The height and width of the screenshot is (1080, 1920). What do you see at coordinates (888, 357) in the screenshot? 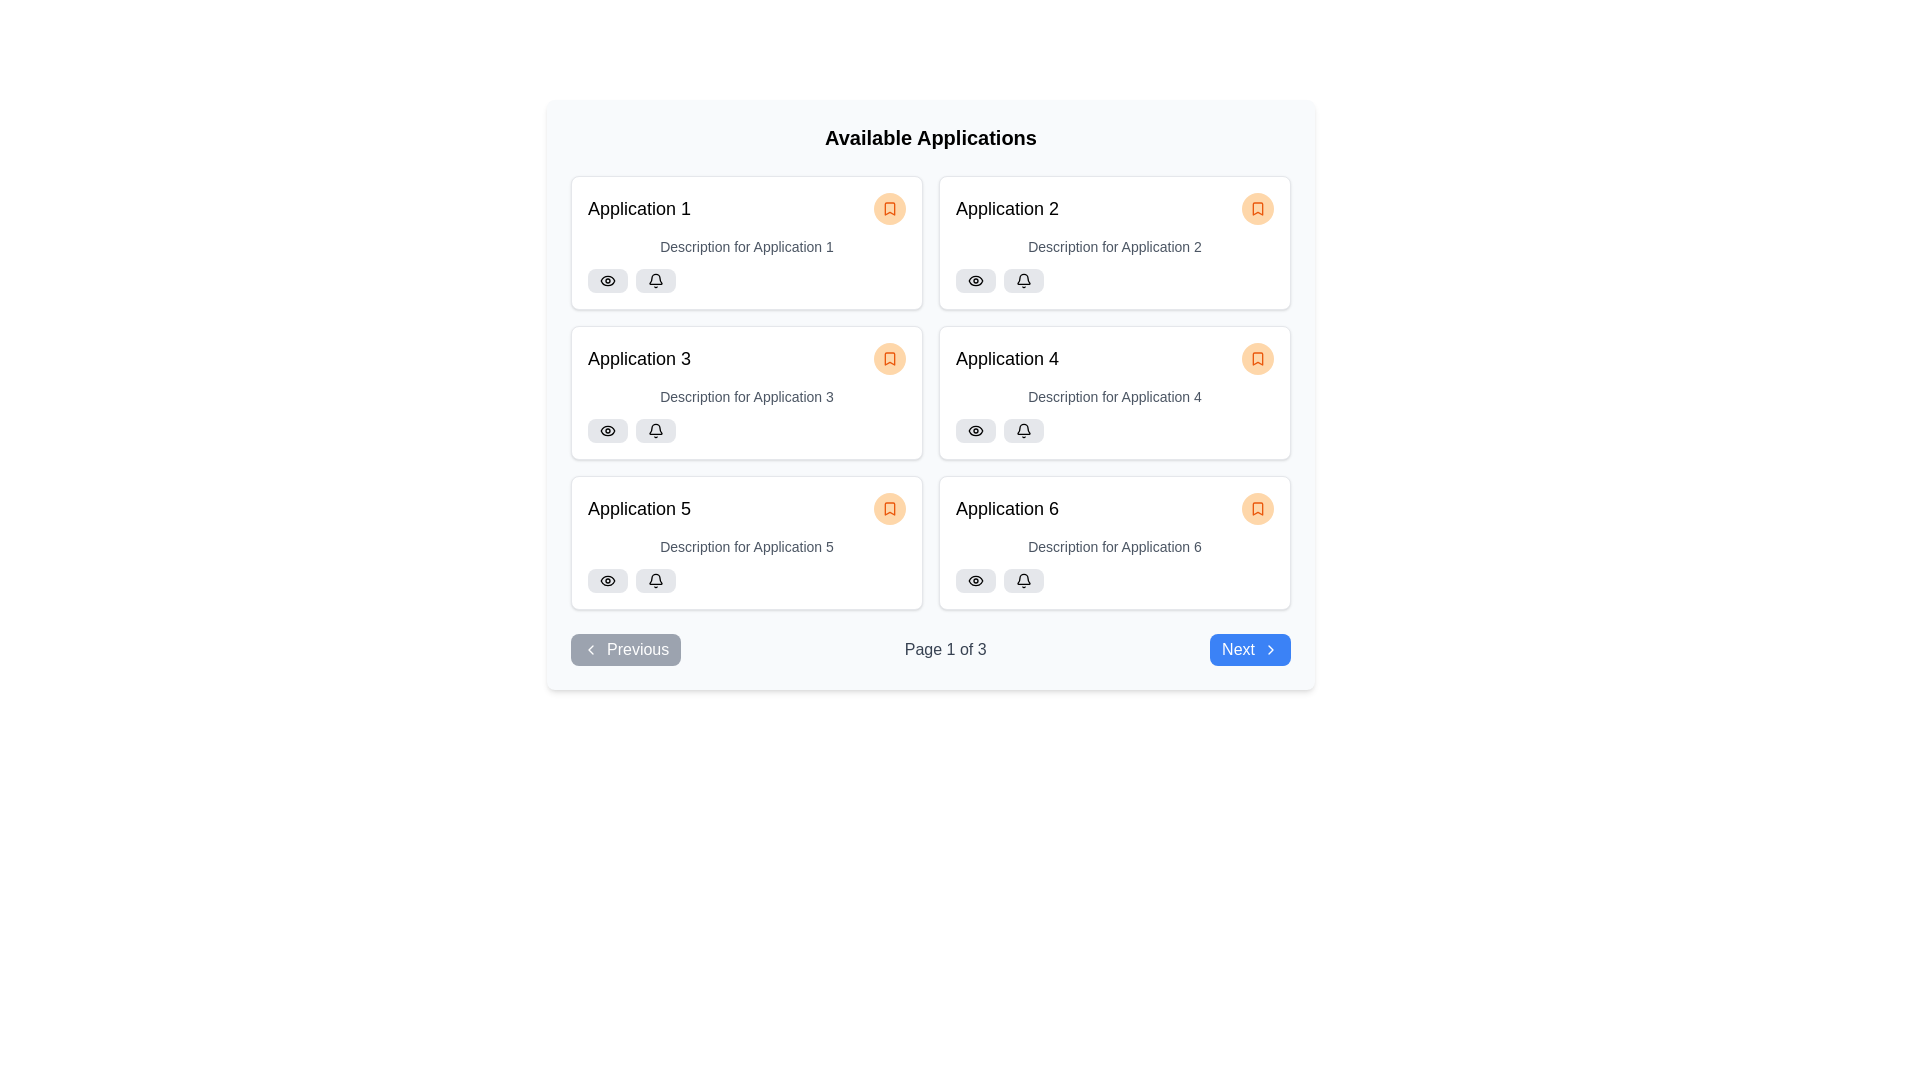
I see `the bookmark button with a filled orange color located in the top-right corner of the 'Application 3' card` at bounding box center [888, 357].